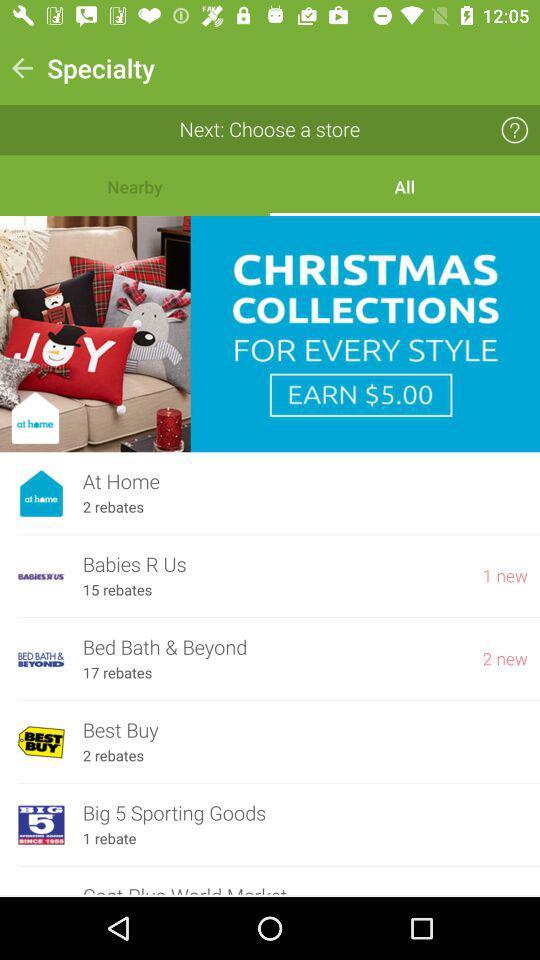 This screenshot has width=540, height=960. What do you see at coordinates (305, 813) in the screenshot?
I see `big 5 sporting item` at bounding box center [305, 813].